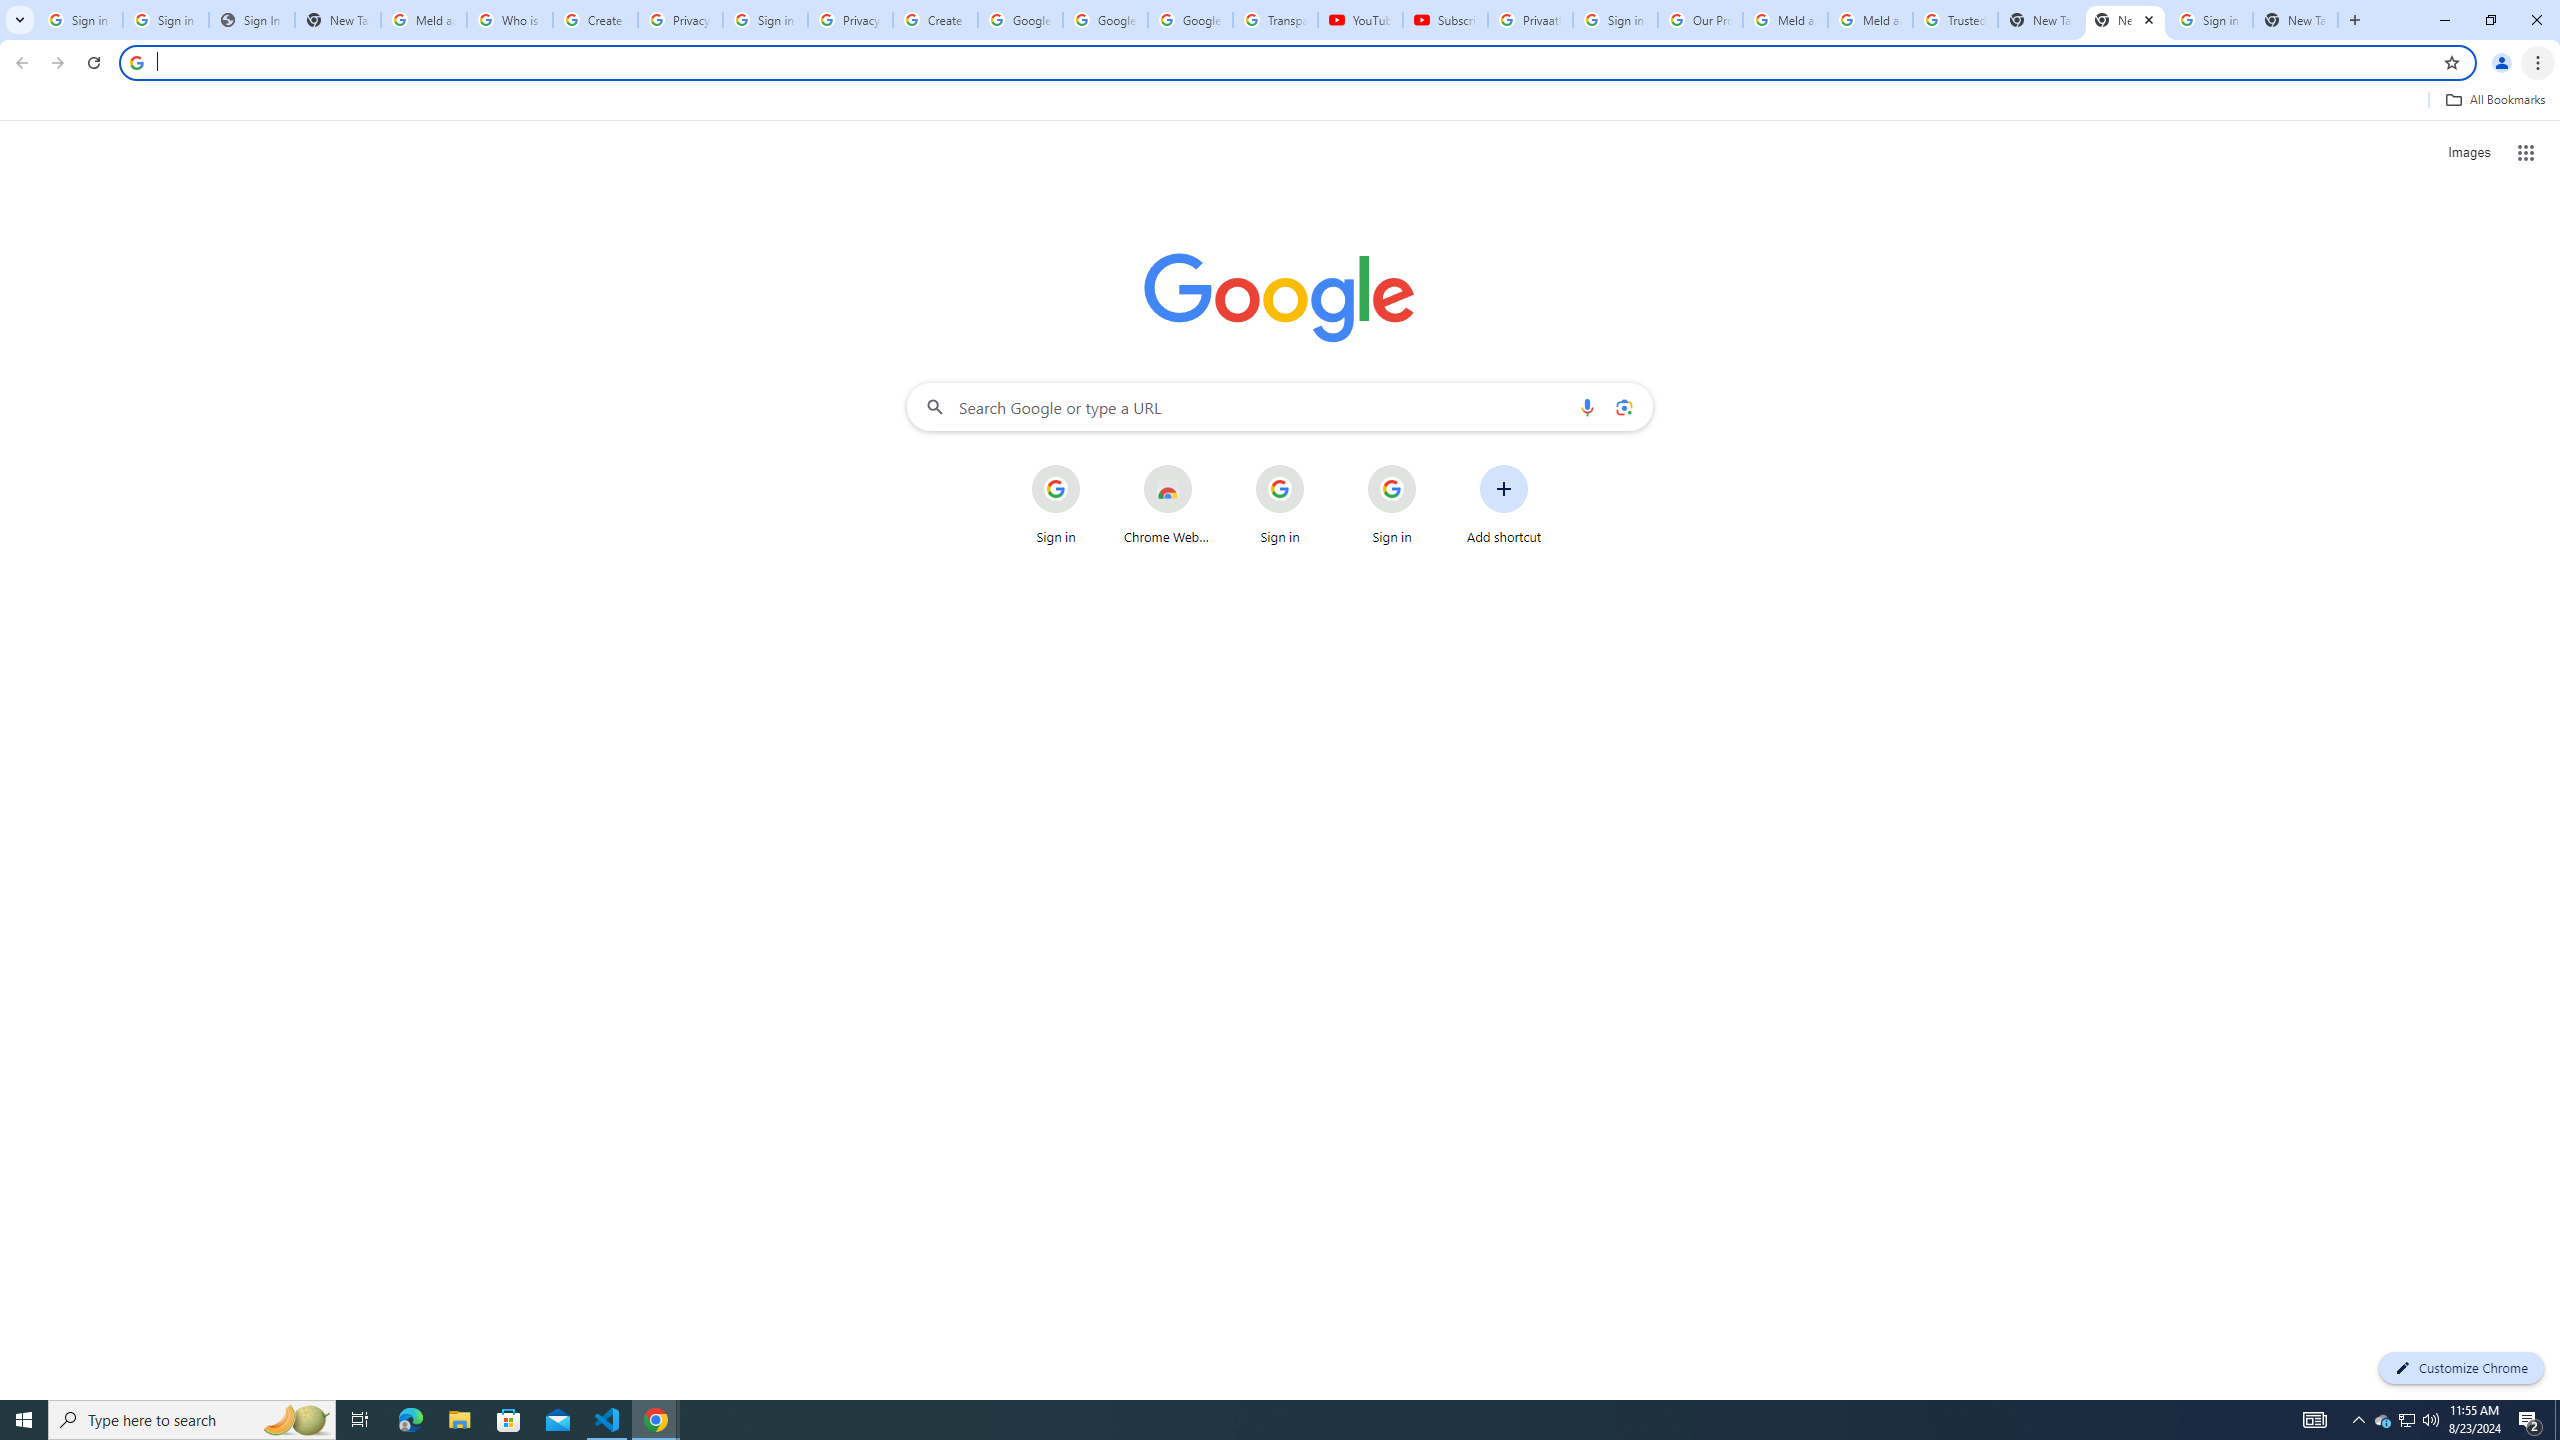  Describe the element at coordinates (19, 19) in the screenshot. I see `'Search tabs'` at that location.